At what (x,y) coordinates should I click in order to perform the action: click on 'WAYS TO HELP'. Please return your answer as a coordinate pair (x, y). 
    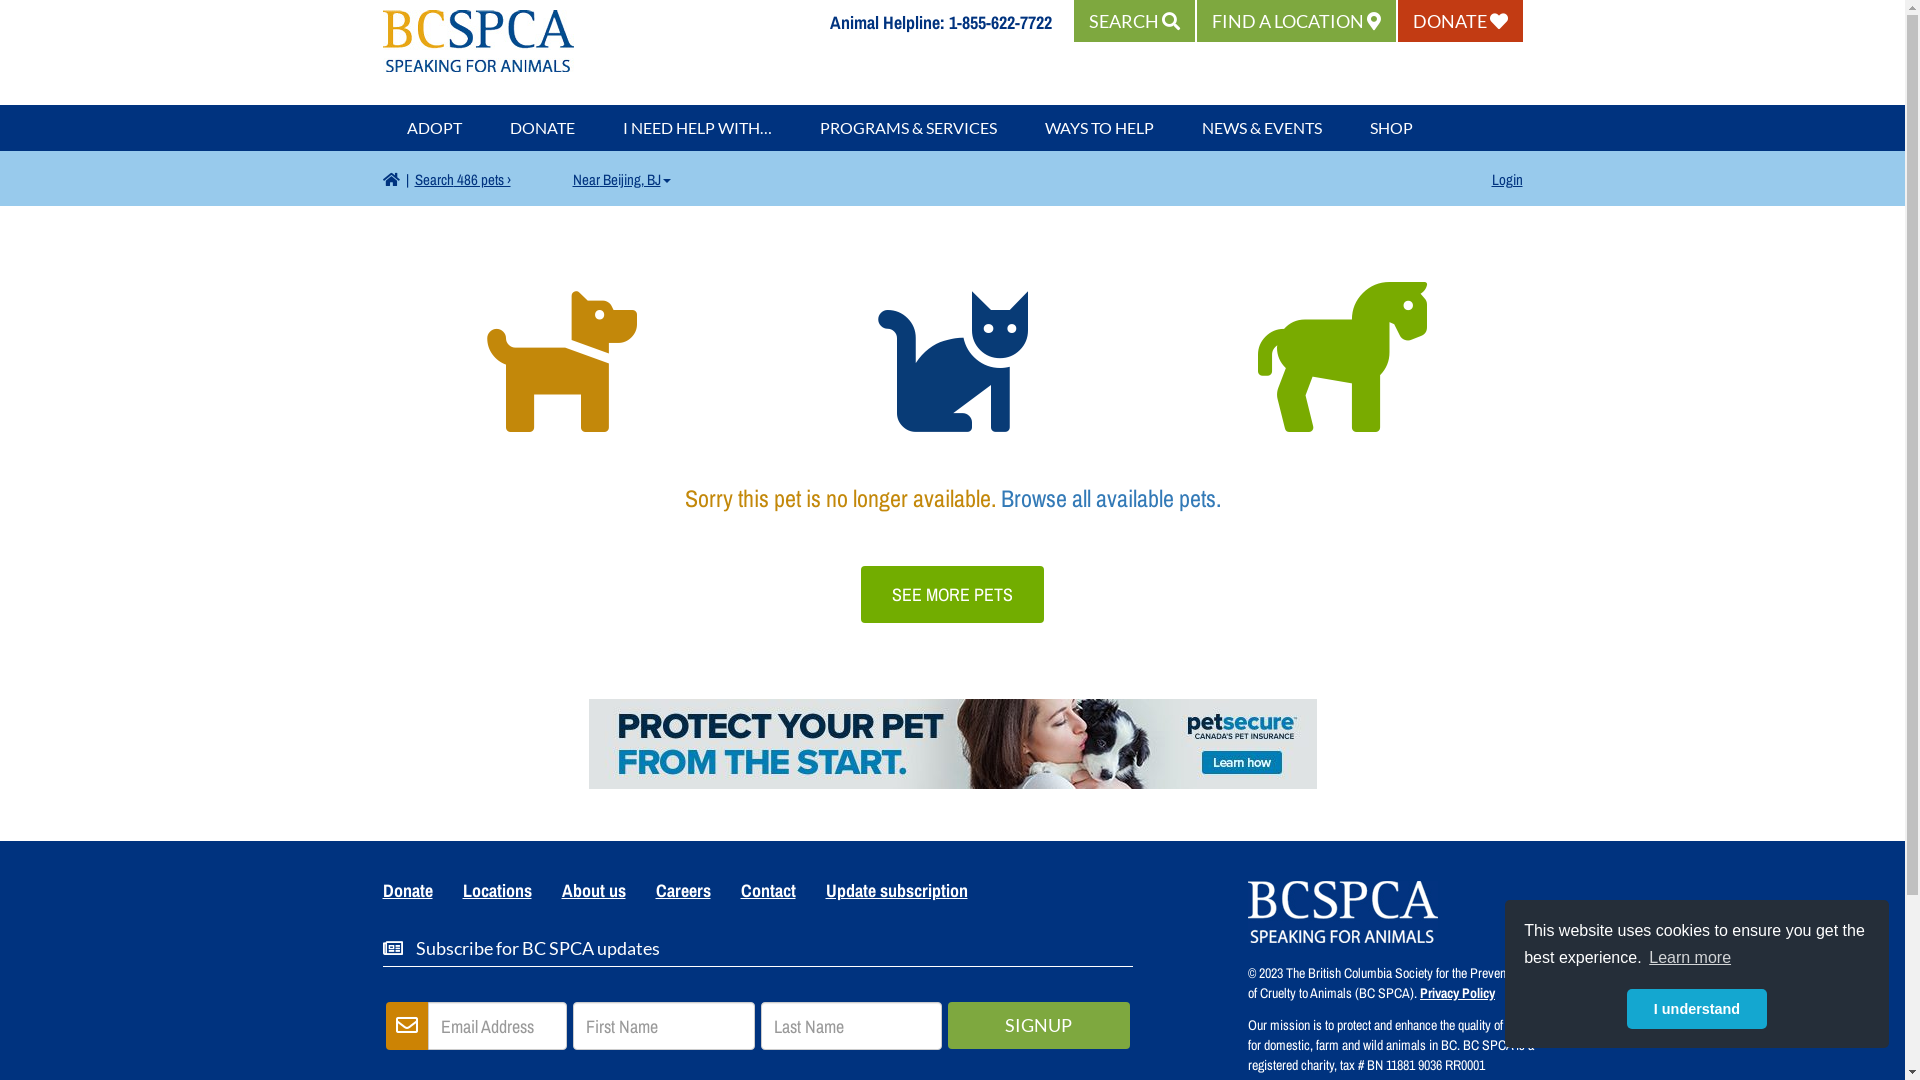
    Looking at the image, I should click on (1097, 127).